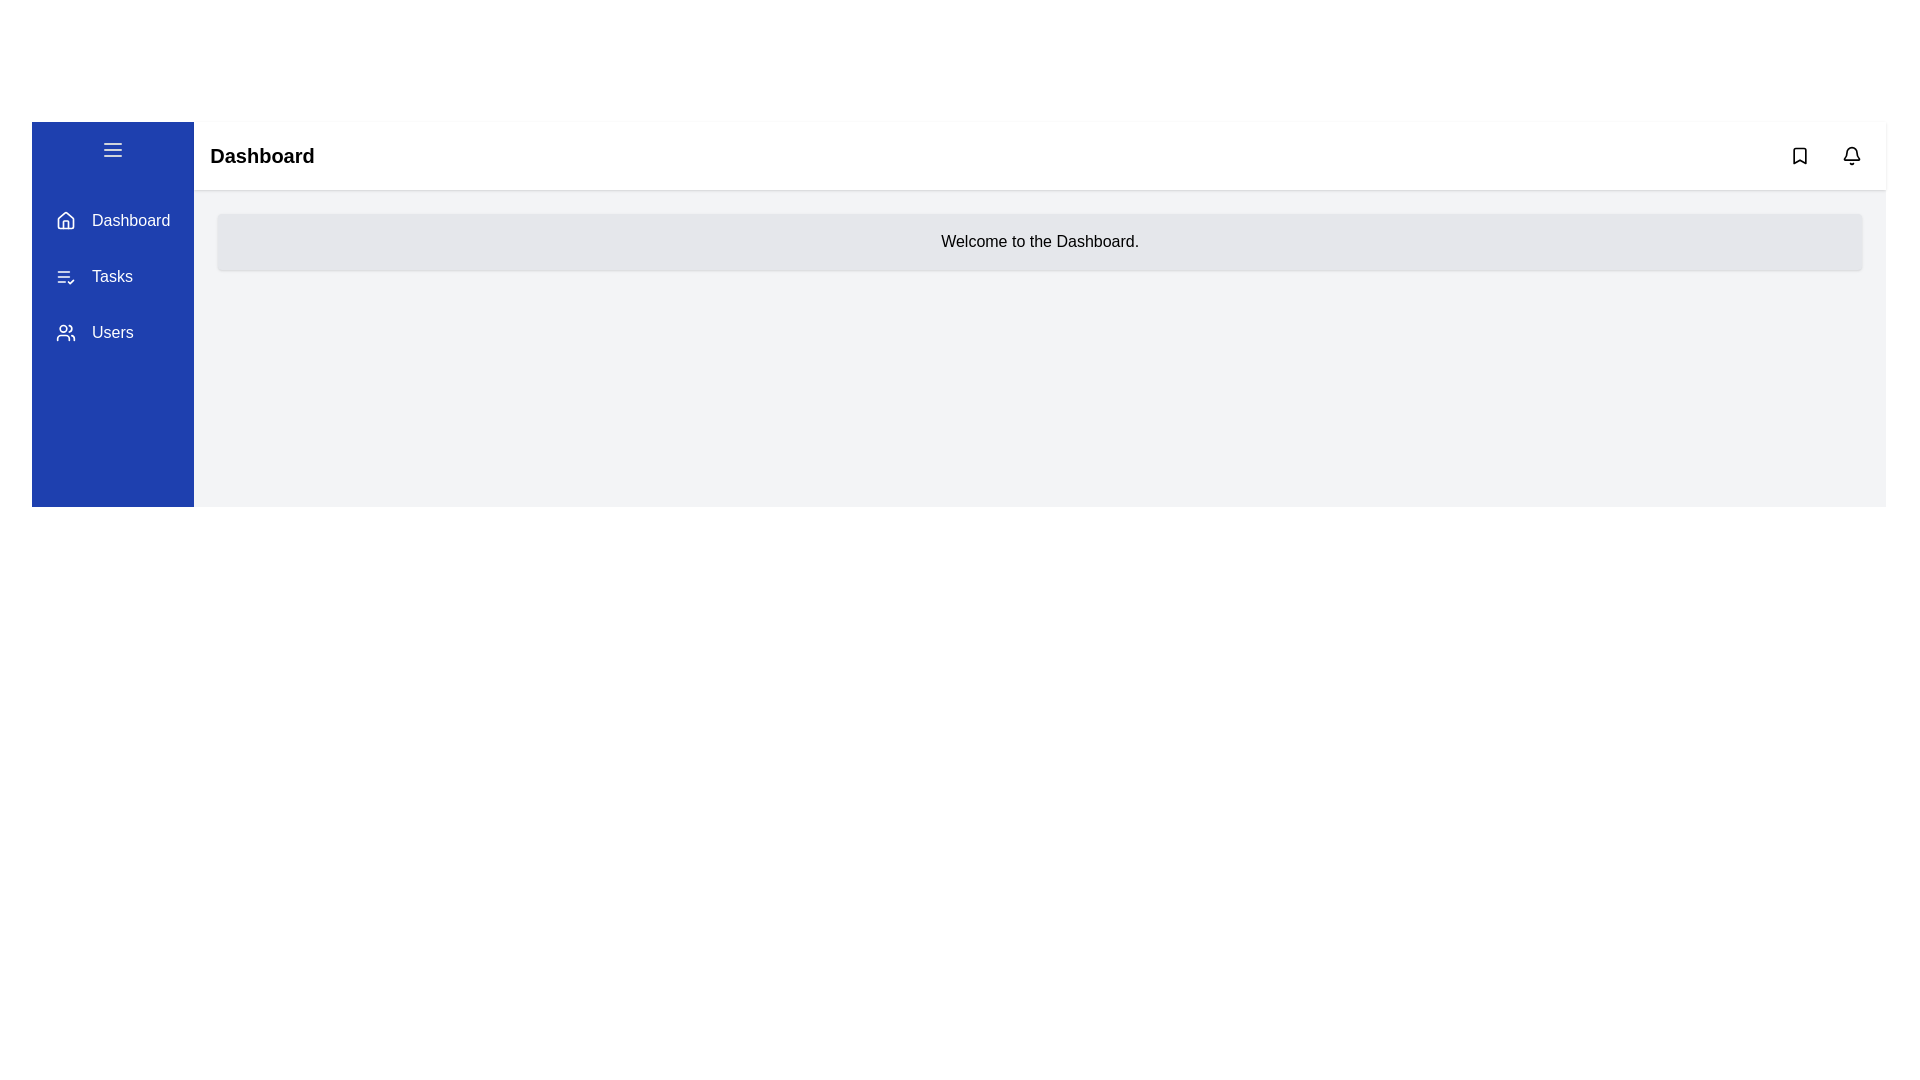 The height and width of the screenshot is (1080, 1920). I want to click on the 'Dashboard' icon (House) located in the left sidebar, so click(66, 220).